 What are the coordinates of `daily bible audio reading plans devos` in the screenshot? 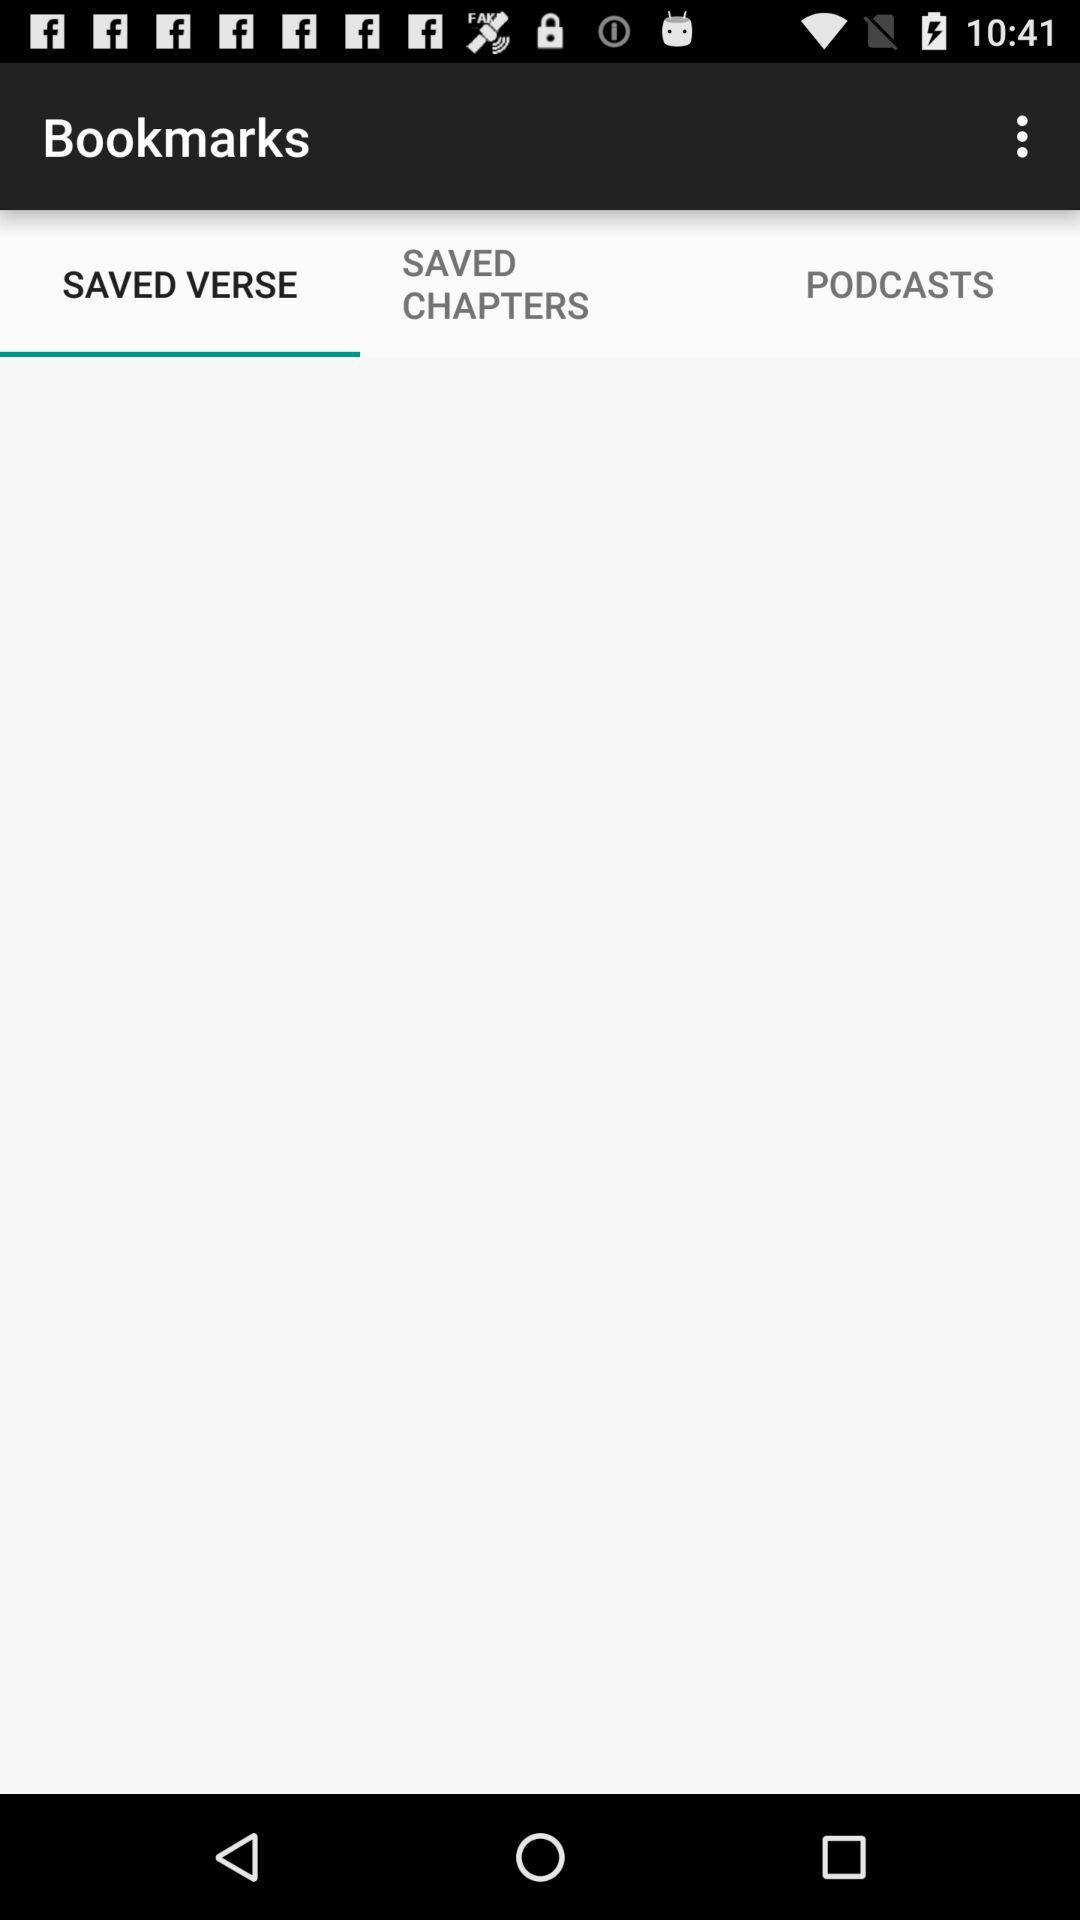 It's located at (540, 1074).